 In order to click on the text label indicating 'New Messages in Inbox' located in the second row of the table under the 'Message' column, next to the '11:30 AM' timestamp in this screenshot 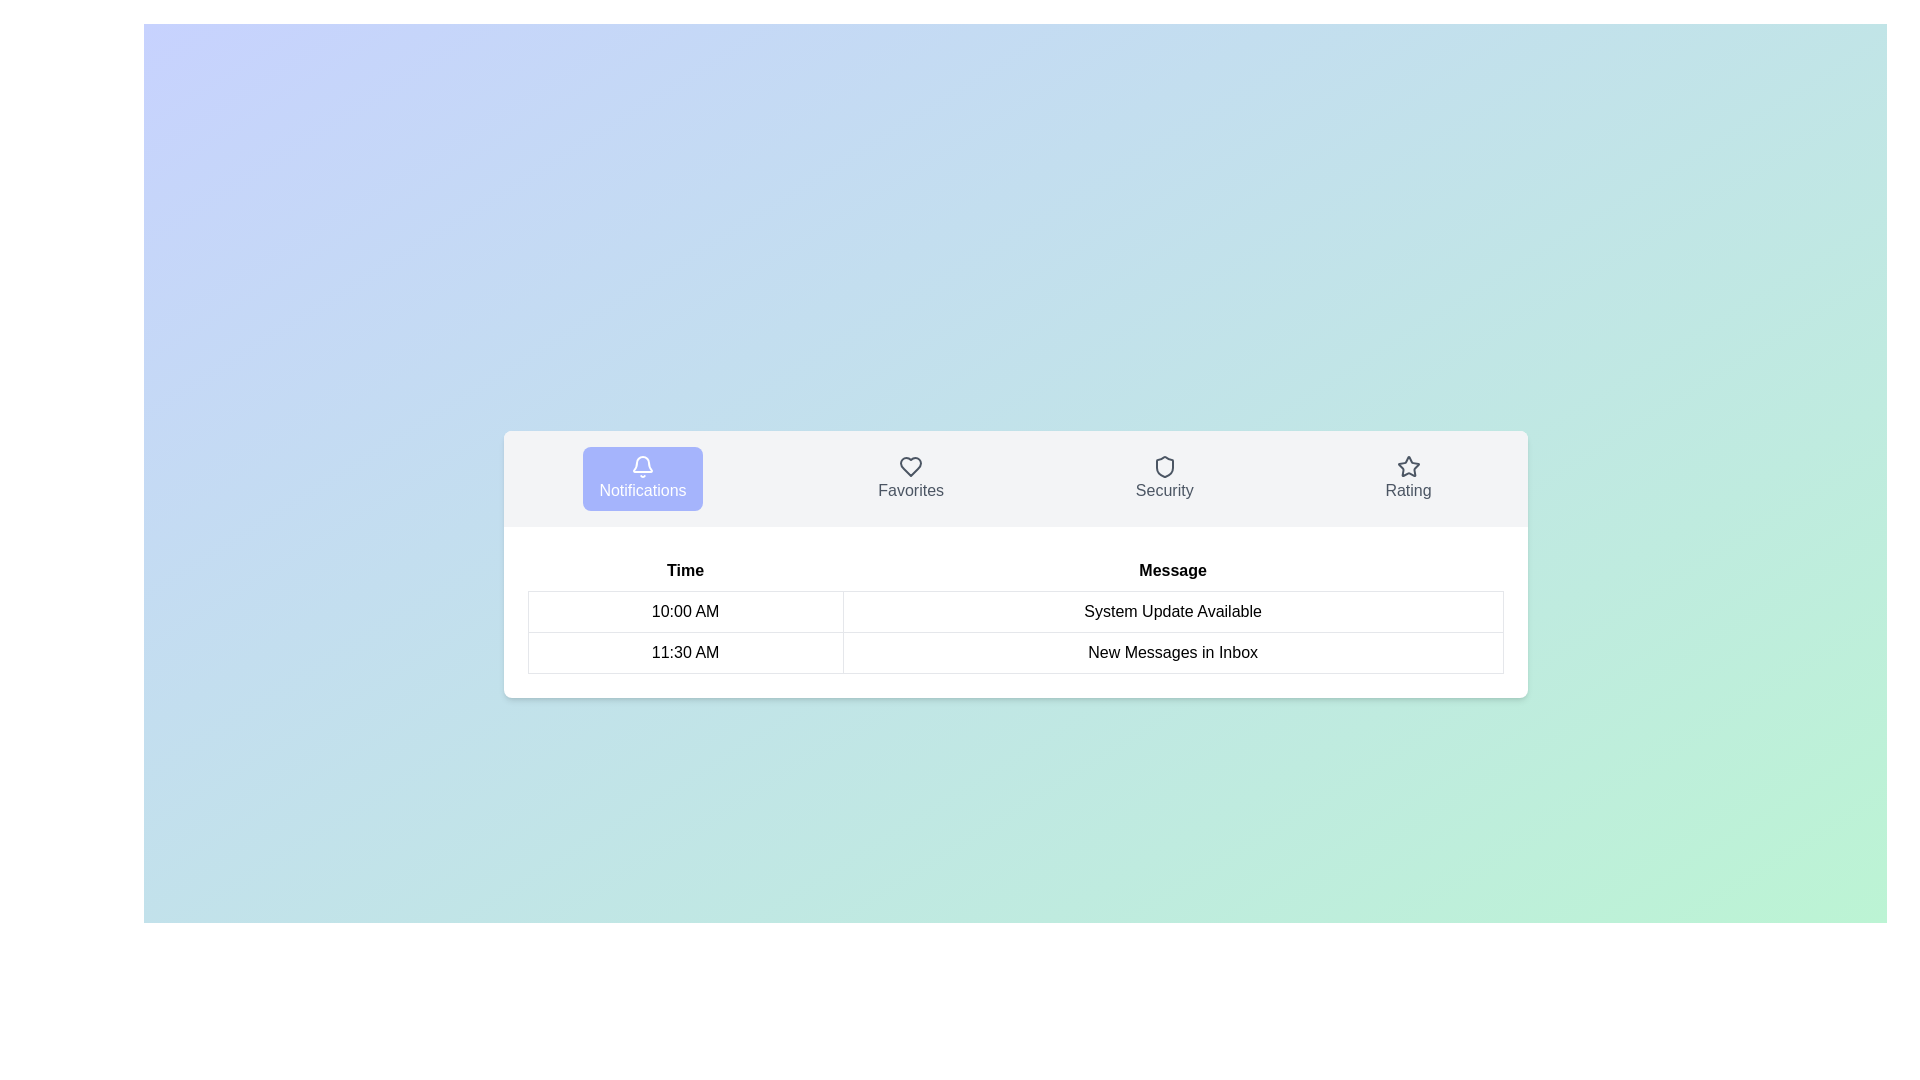, I will do `click(1173, 652)`.